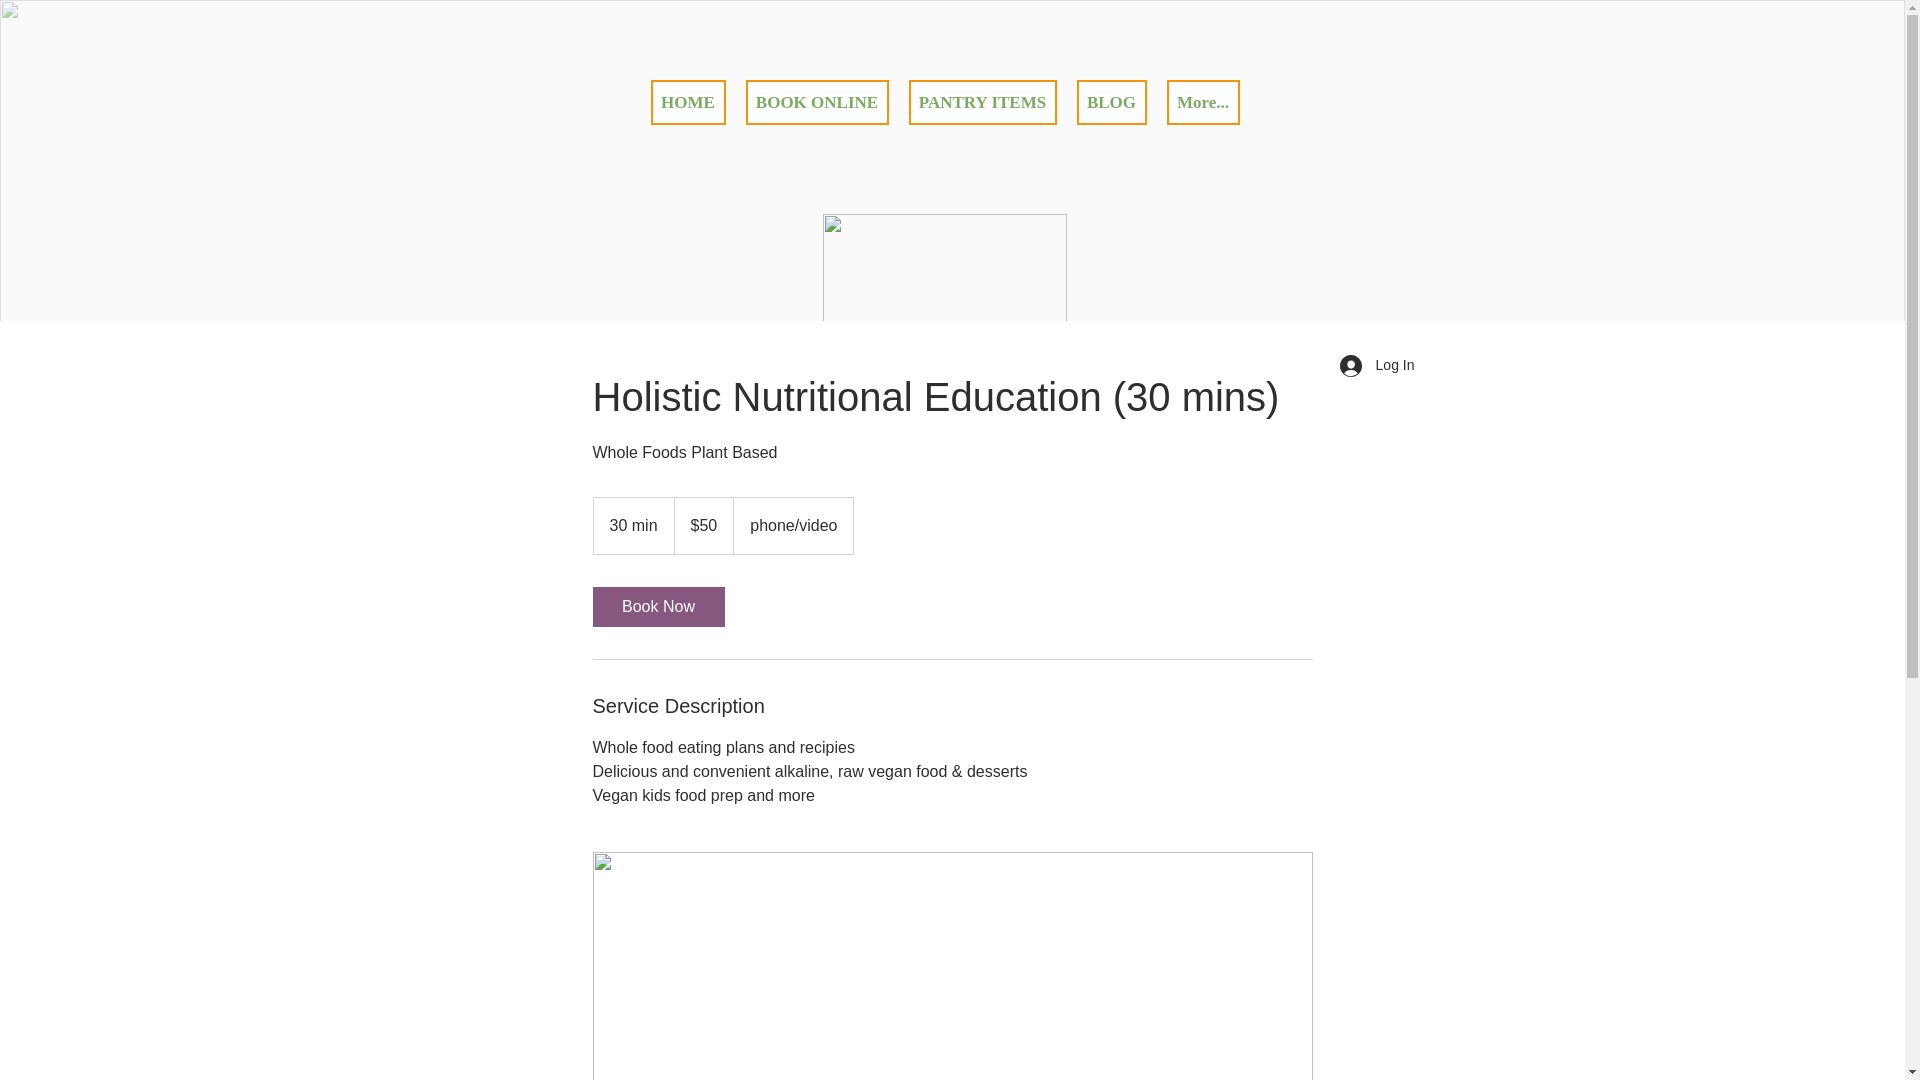 This screenshot has height=1080, width=1920. I want to click on 'BOOK ONLINE', so click(817, 102).